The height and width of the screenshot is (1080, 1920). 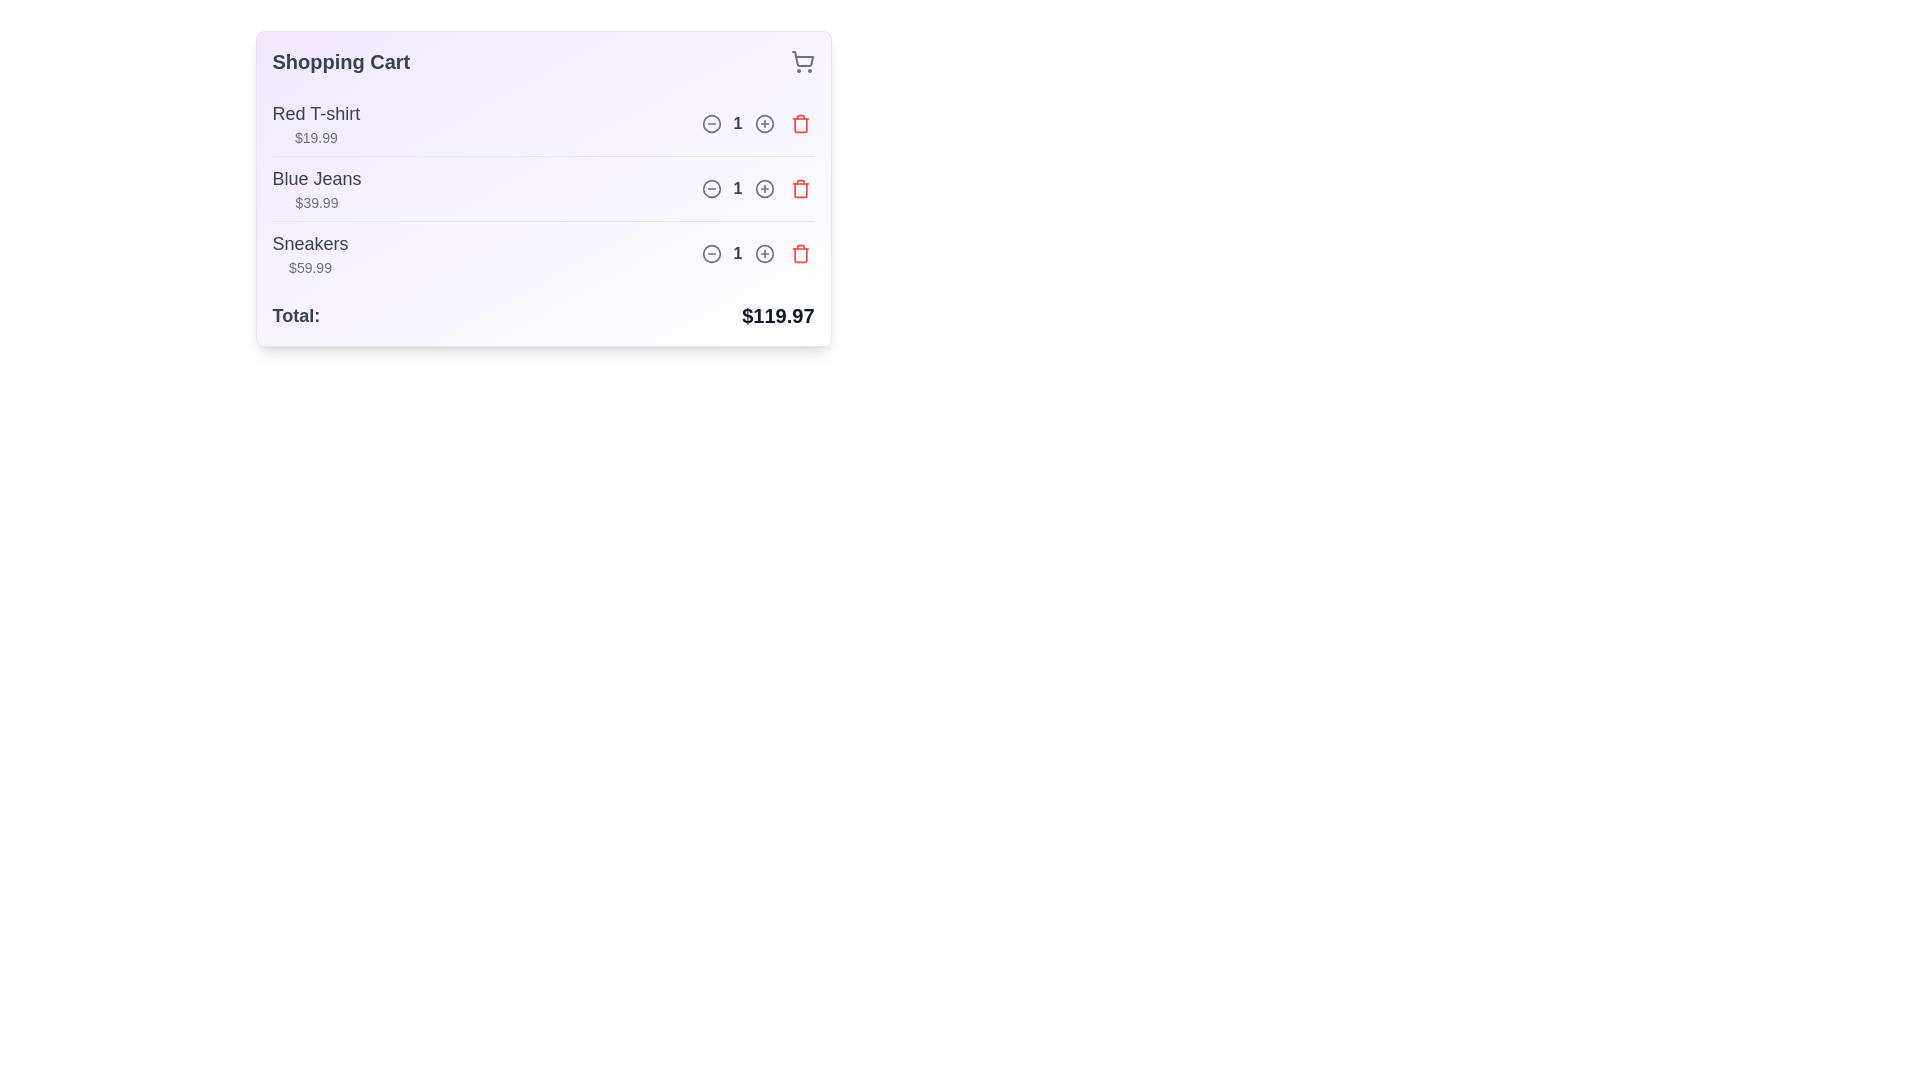 What do you see at coordinates (309, 253) in the screenshot?
I see `the Text display group showing the product name 'Sneakers' and the price '$59.99', which is located under the 'Shopping Cart' heading and is the third item in the list` at bounding box center [309, 253].